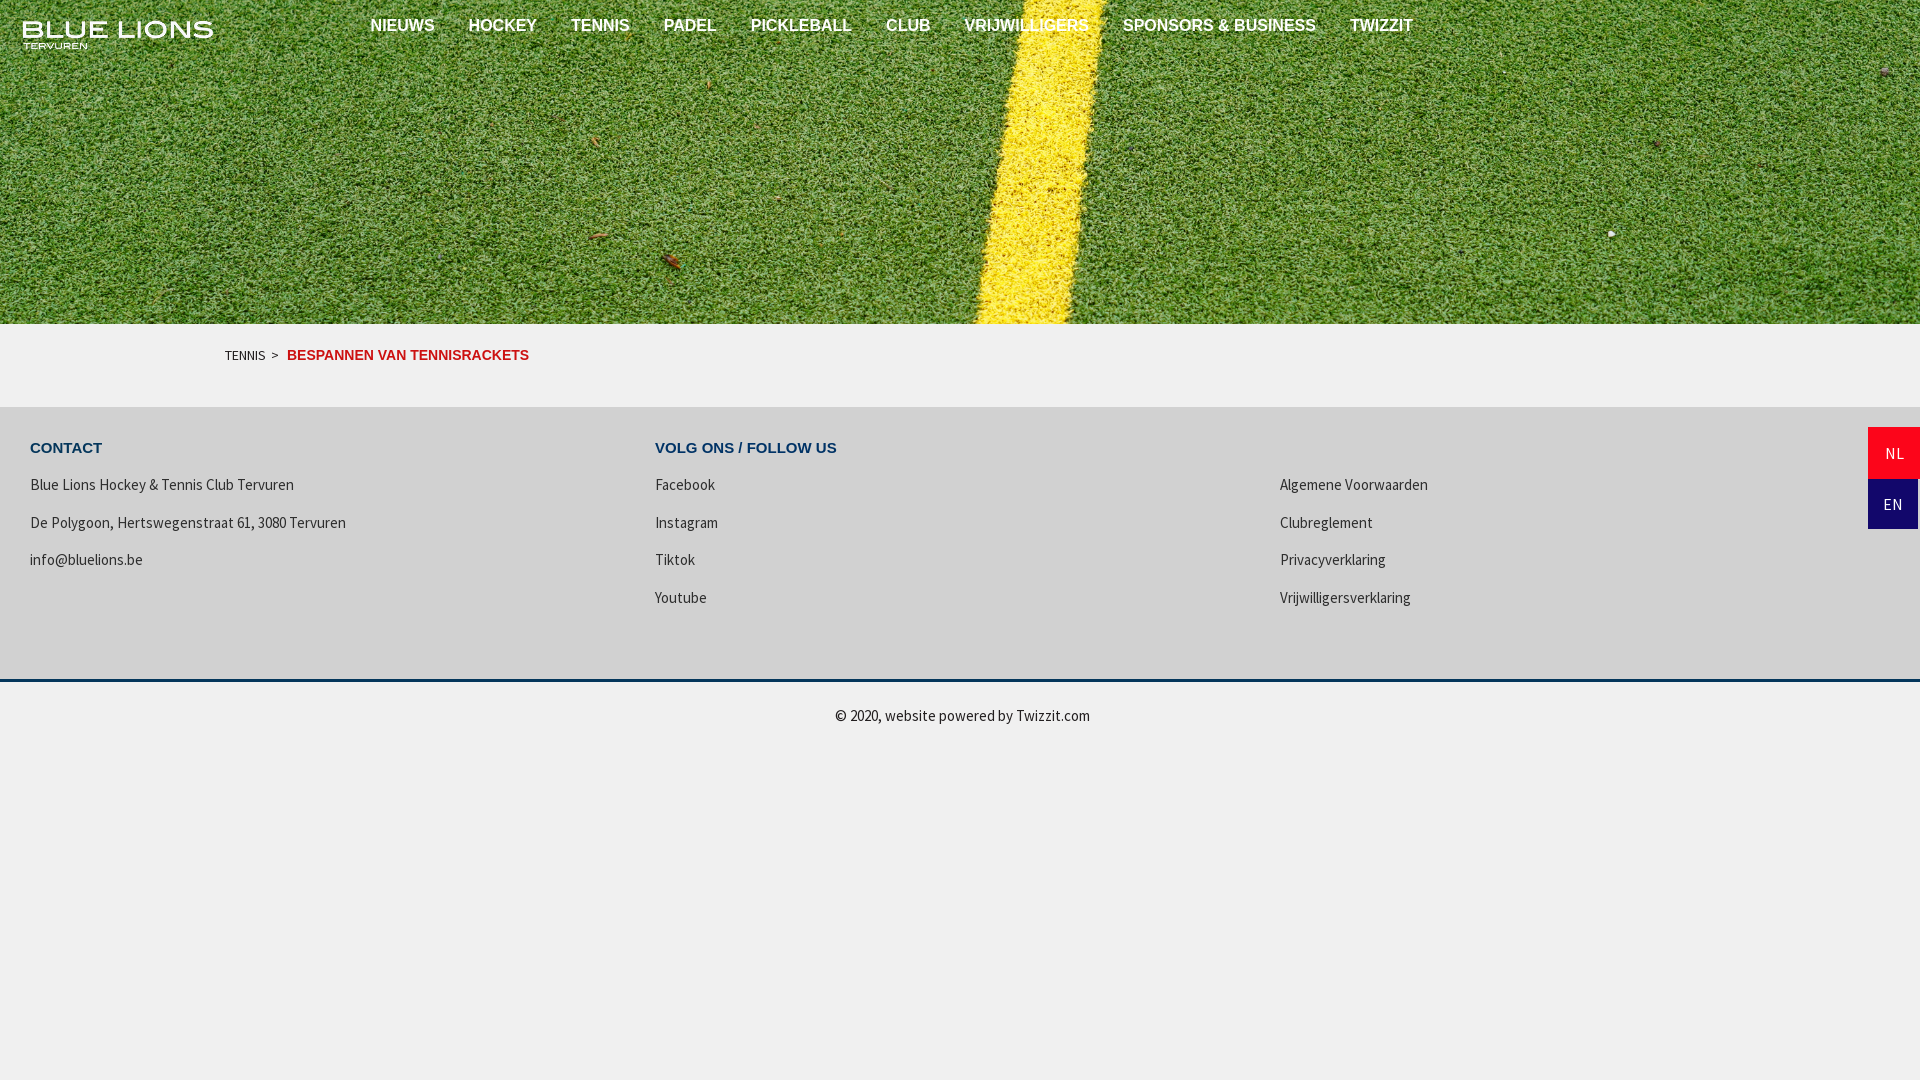  I want to click on 'HOCKEY', so click(503, 26).